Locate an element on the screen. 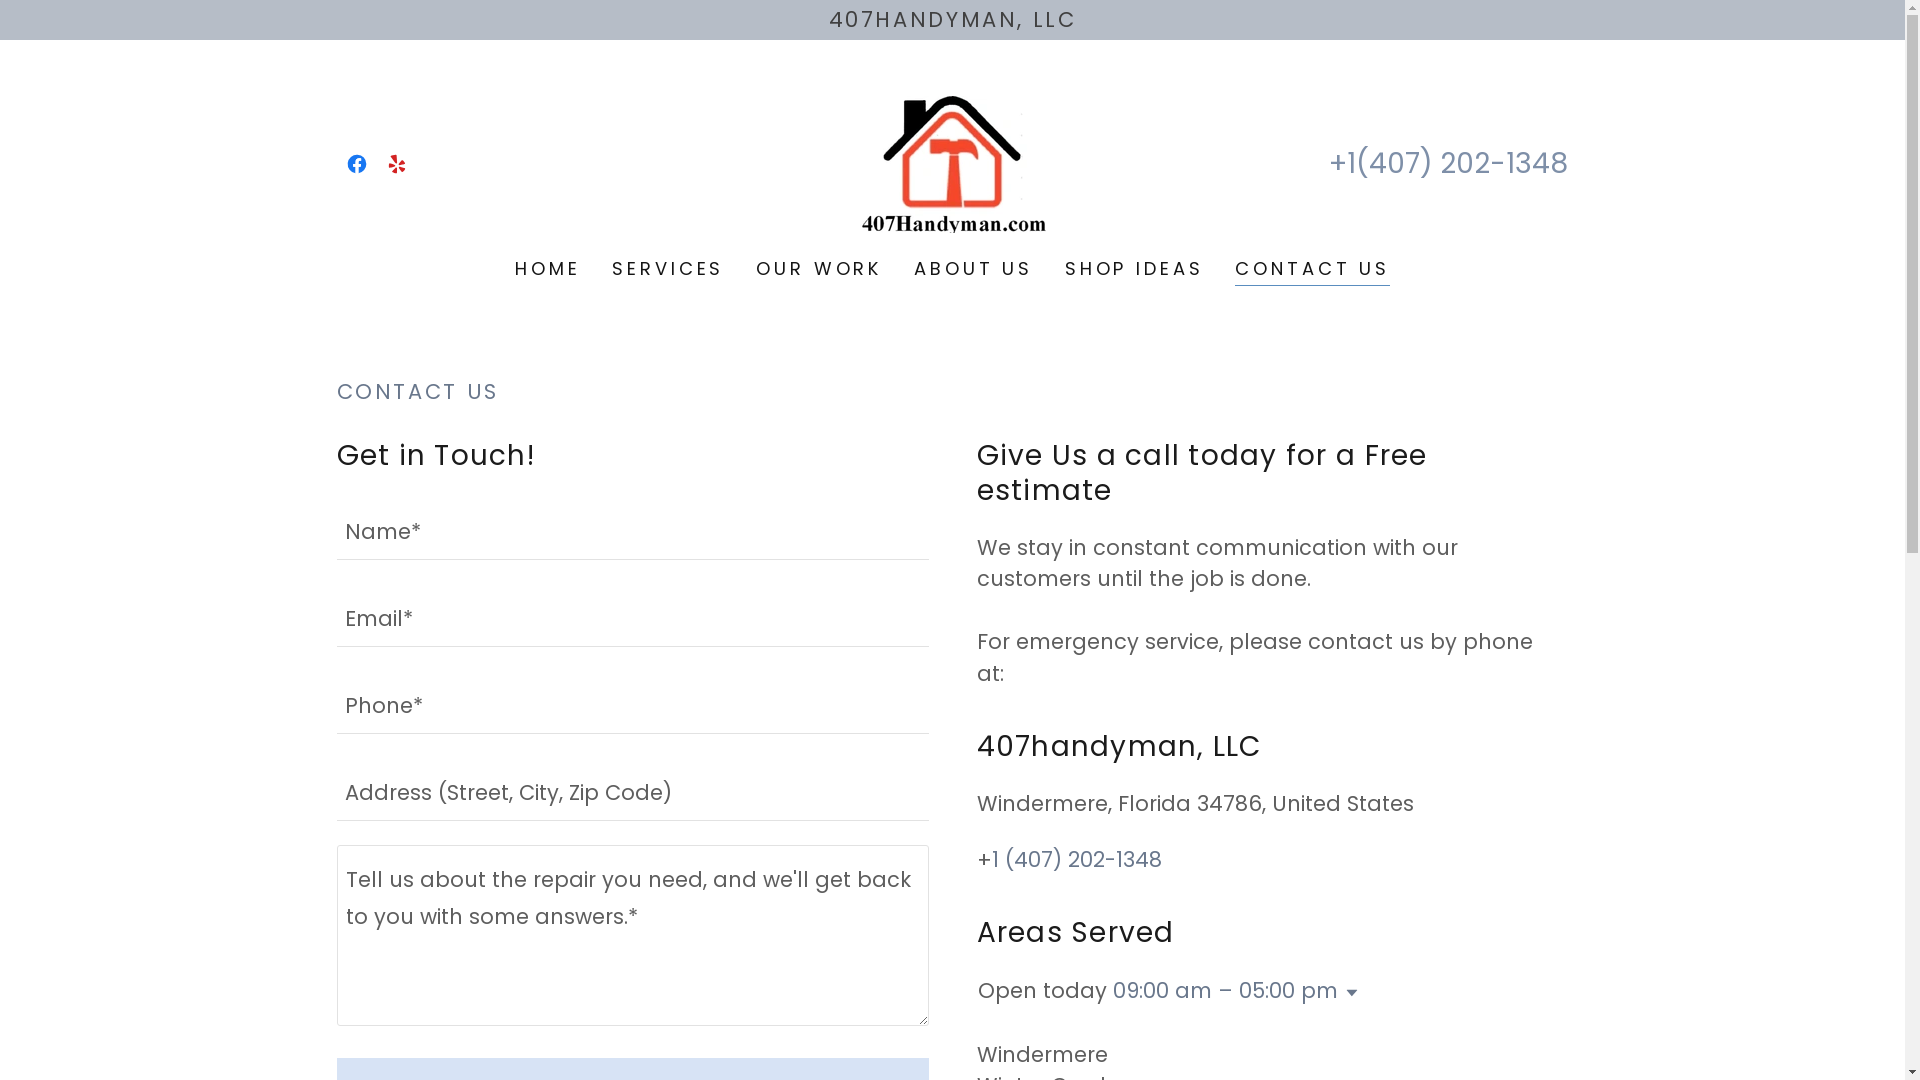  'CONTACT US' is located at coordinates (1312, 270).